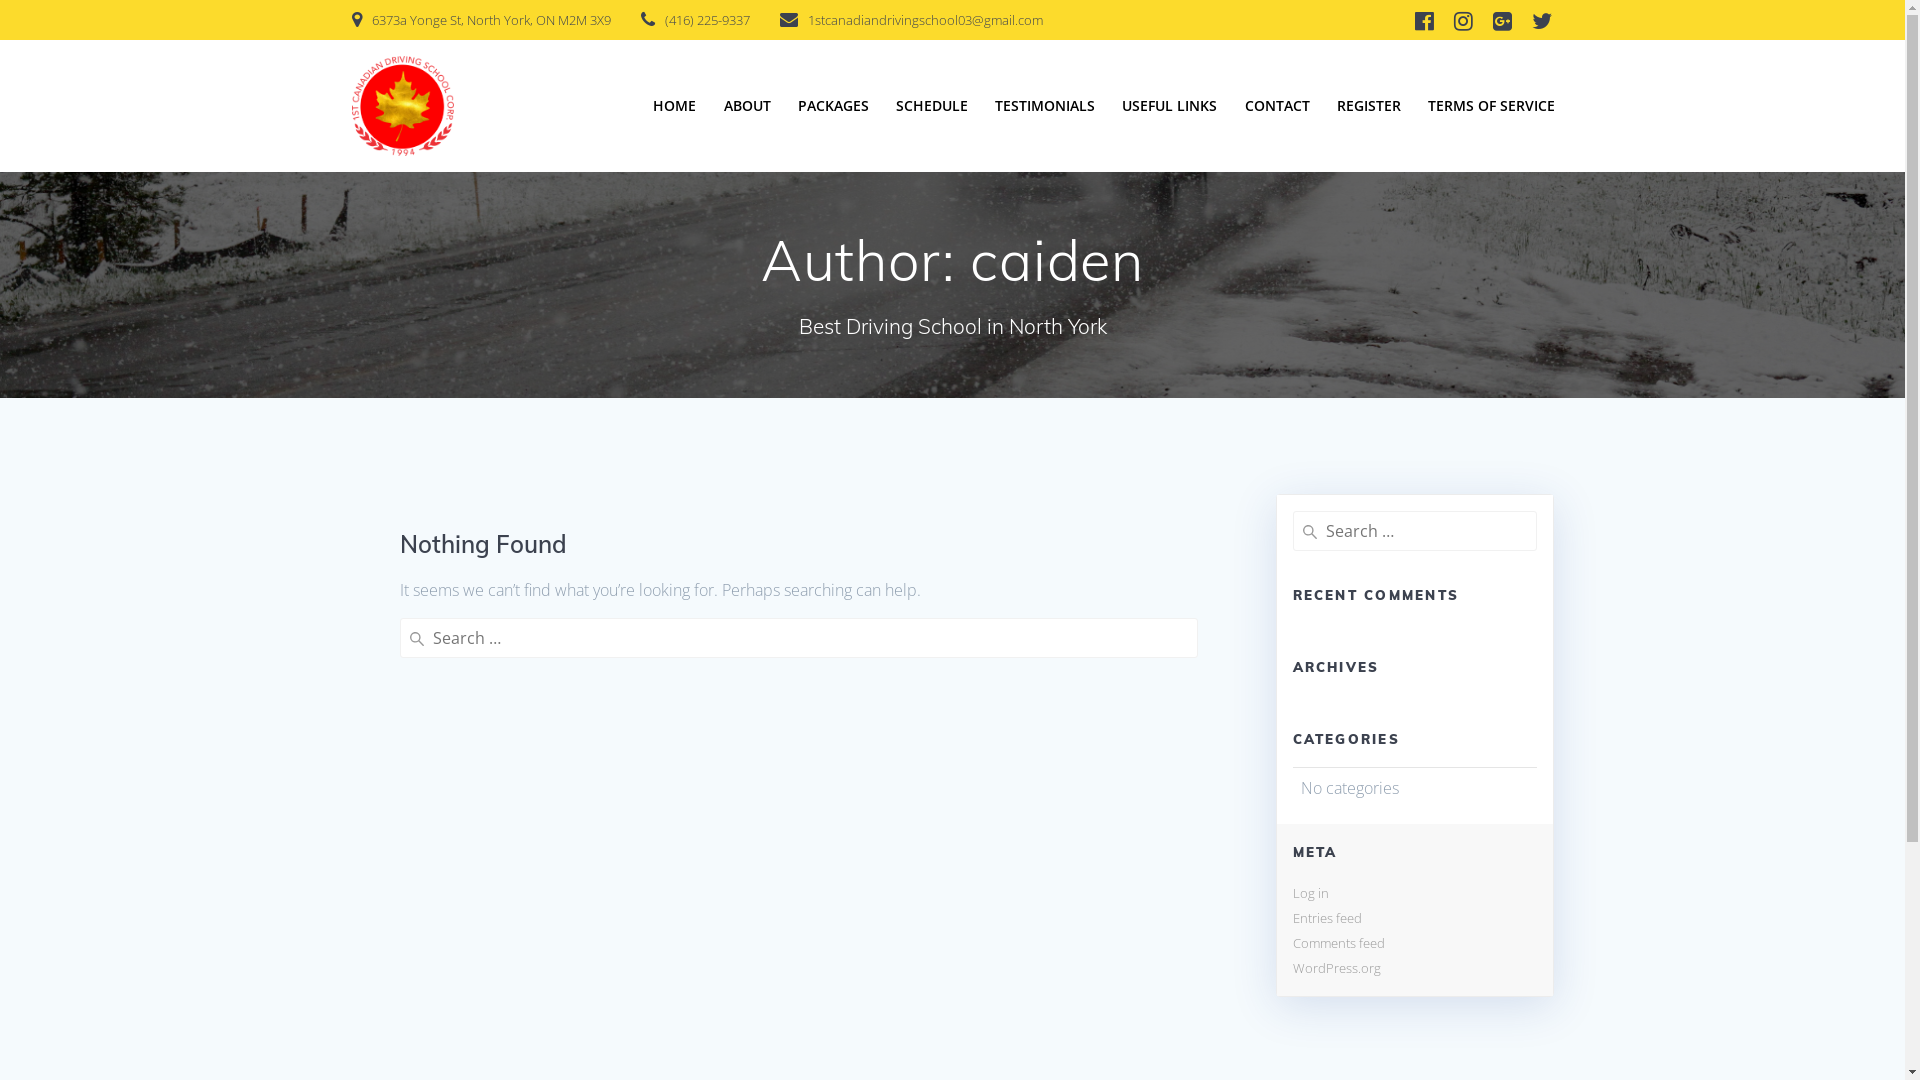 The height and width of the screenshot is (1080, 1920). I want to click on 'HOME', so click(674, 105).